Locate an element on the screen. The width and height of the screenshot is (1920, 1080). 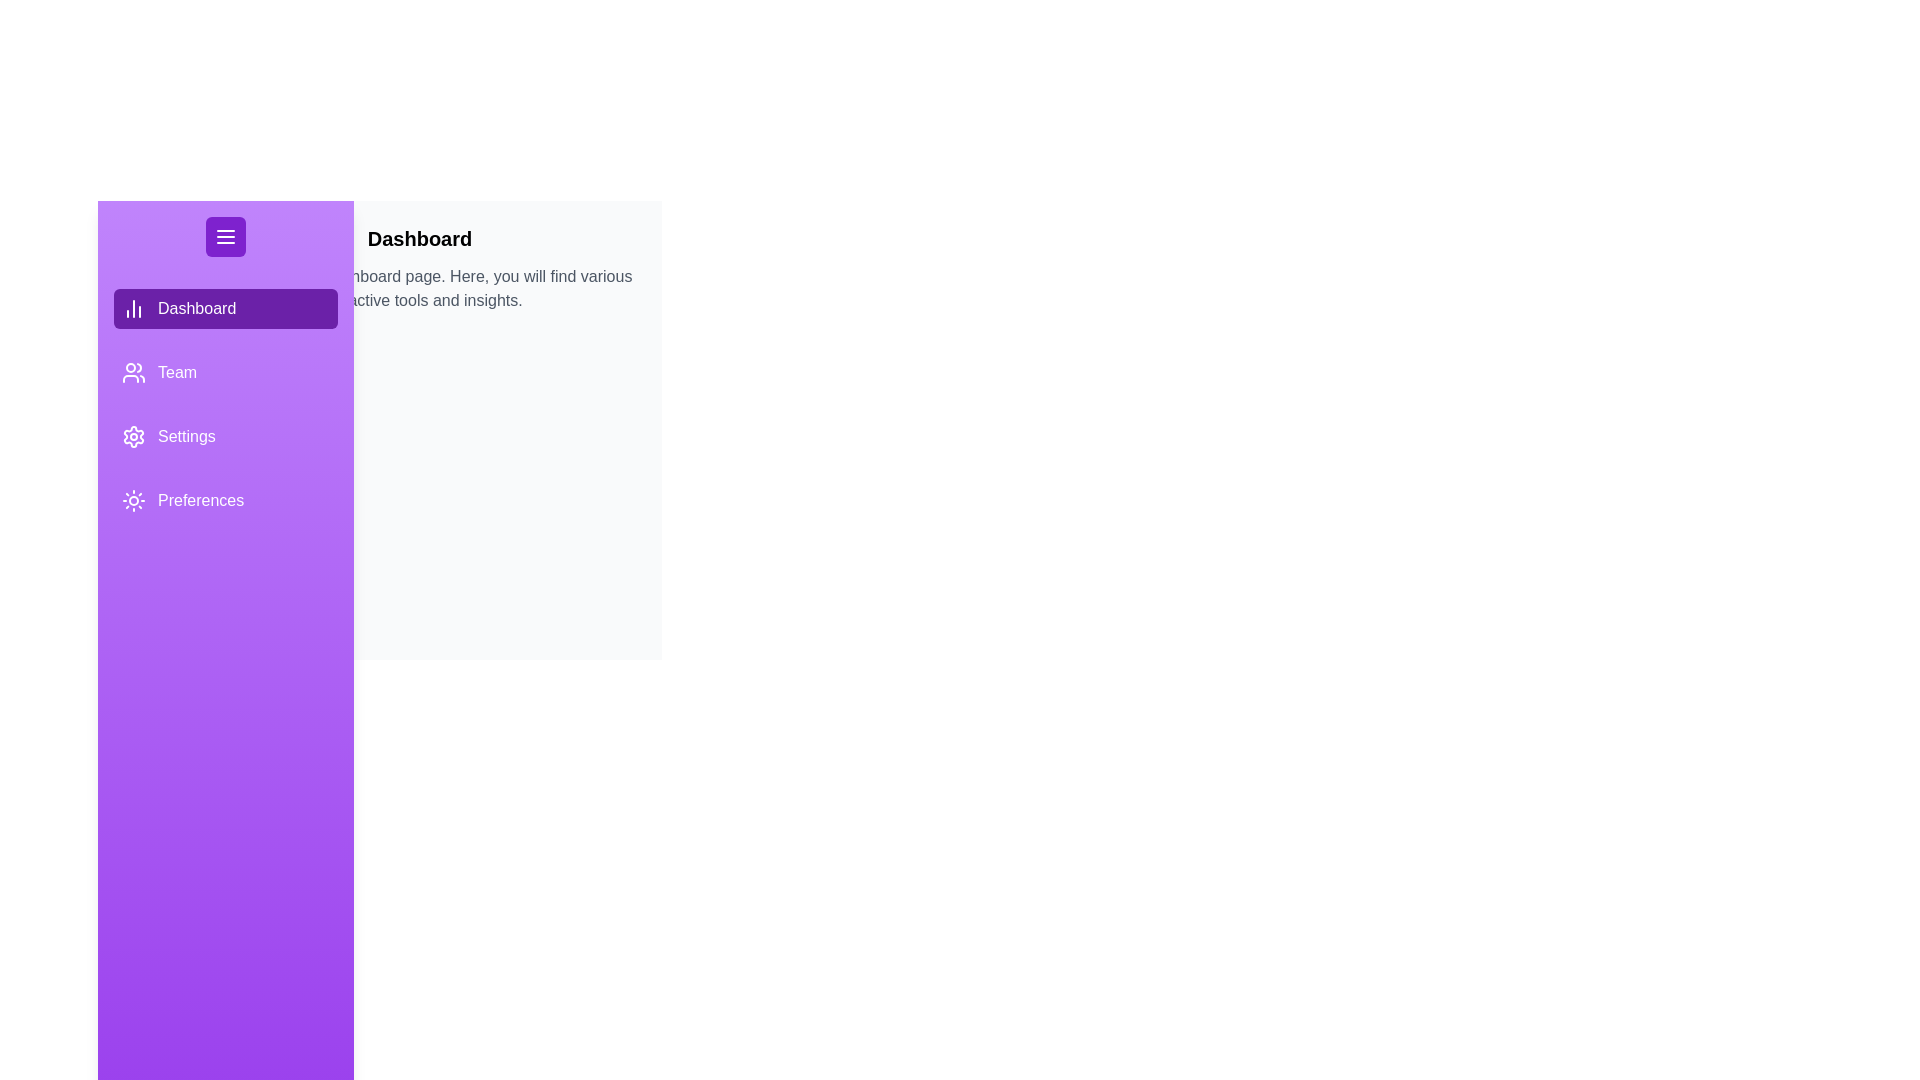
the tab labeled Preferences by clicking on it is located at coordinates (225, 500).